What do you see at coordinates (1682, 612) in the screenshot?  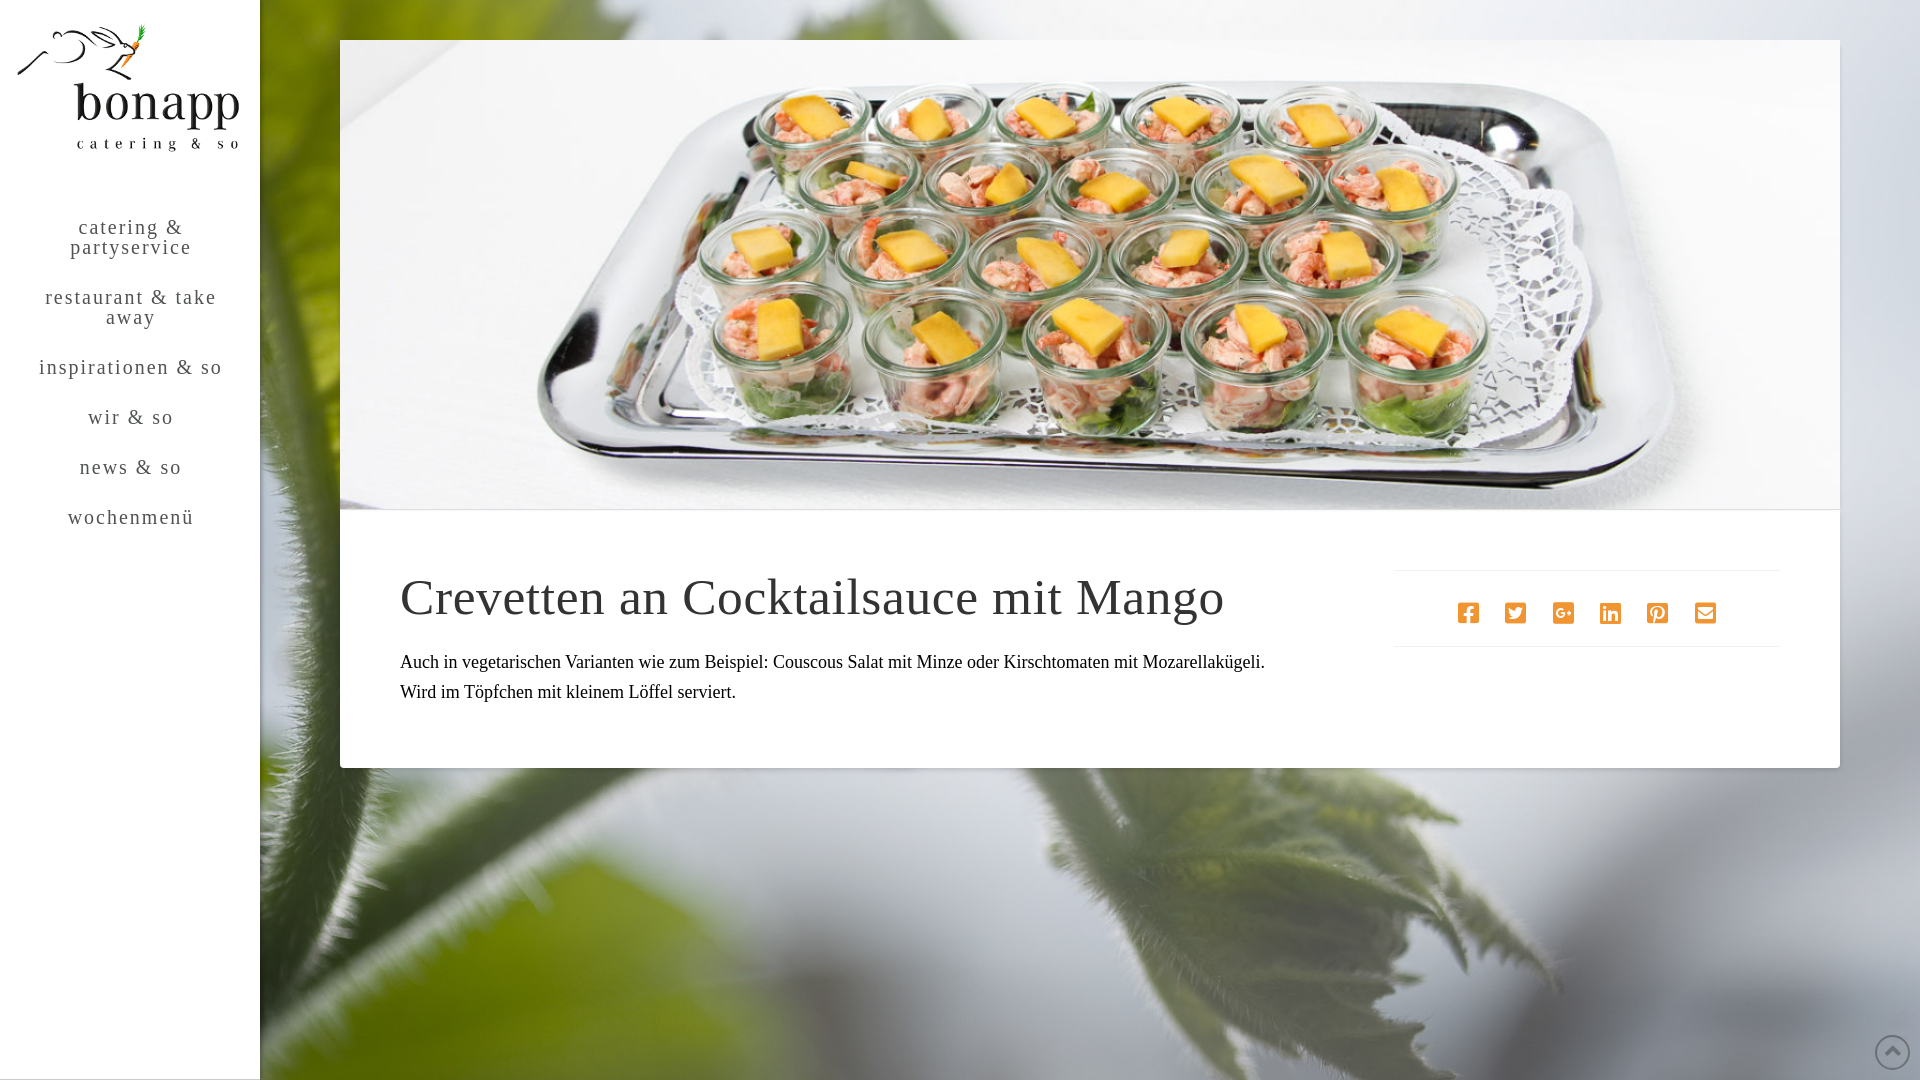 I see `'Share via Email'` at bounding box center [1682, 612].